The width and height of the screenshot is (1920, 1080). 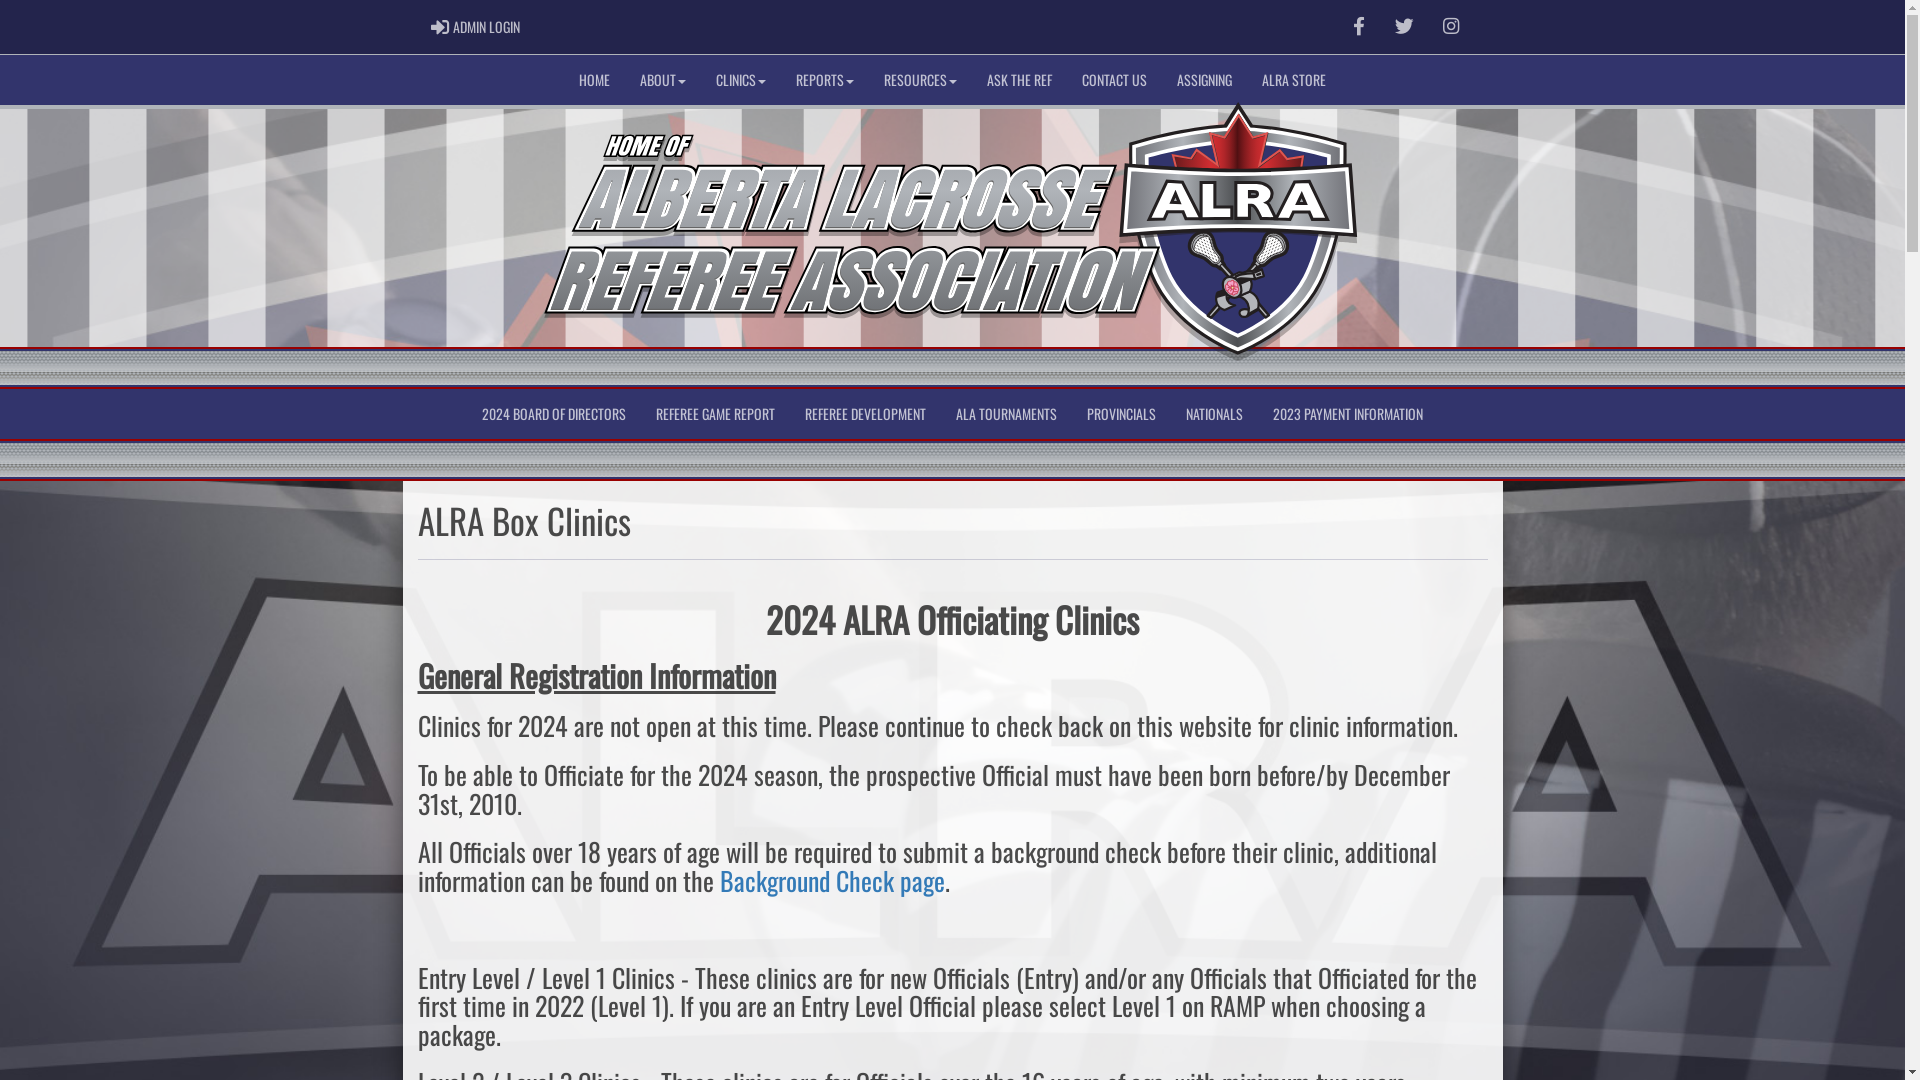 I want to click on 'like us', so click(x=1358, y=26).